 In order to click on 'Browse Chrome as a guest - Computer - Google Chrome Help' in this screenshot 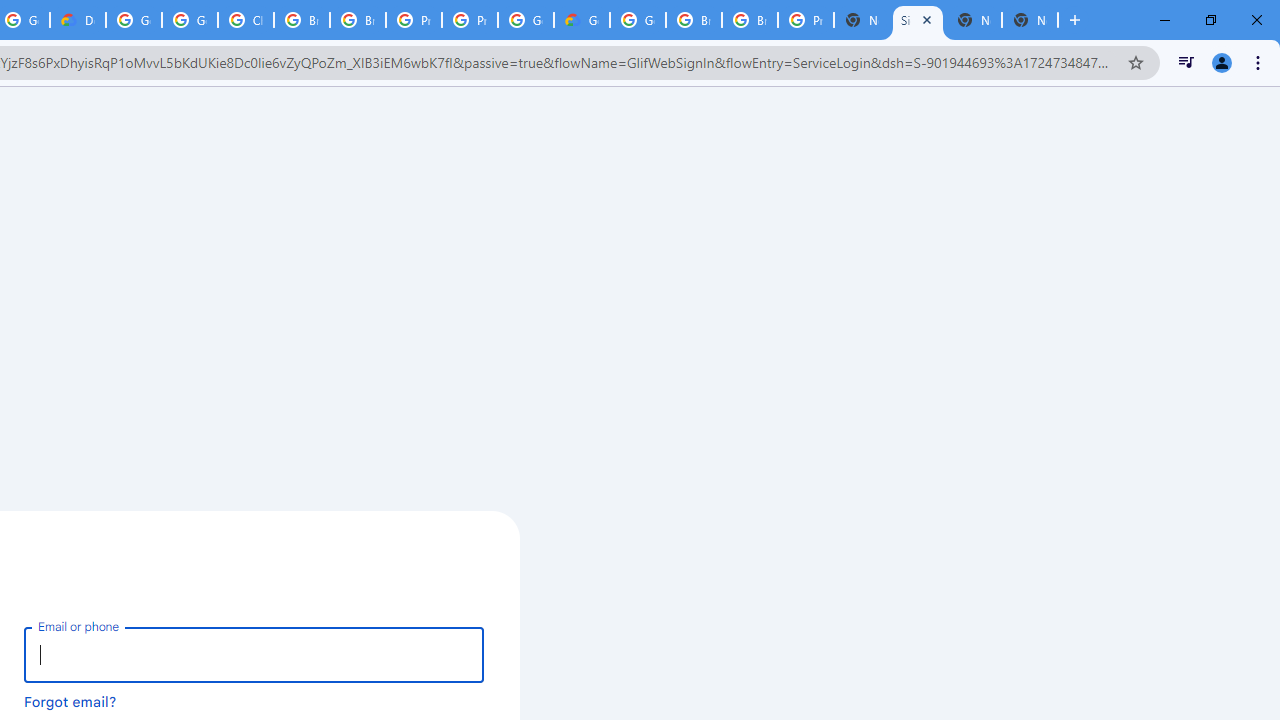, I will do `click(301, 20)`.